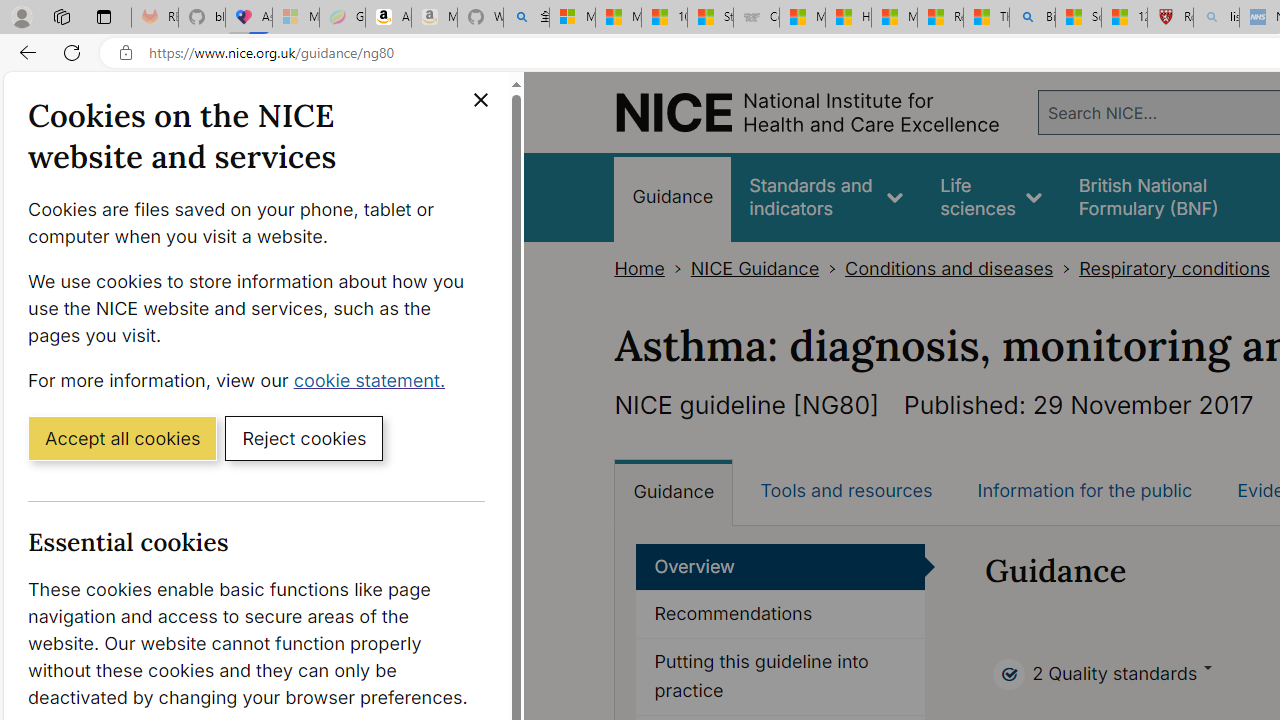 This screenshot has height=720, width=1280. I want to click on 'How I Got Rid of Microsoft Edge', so click(848, 17).